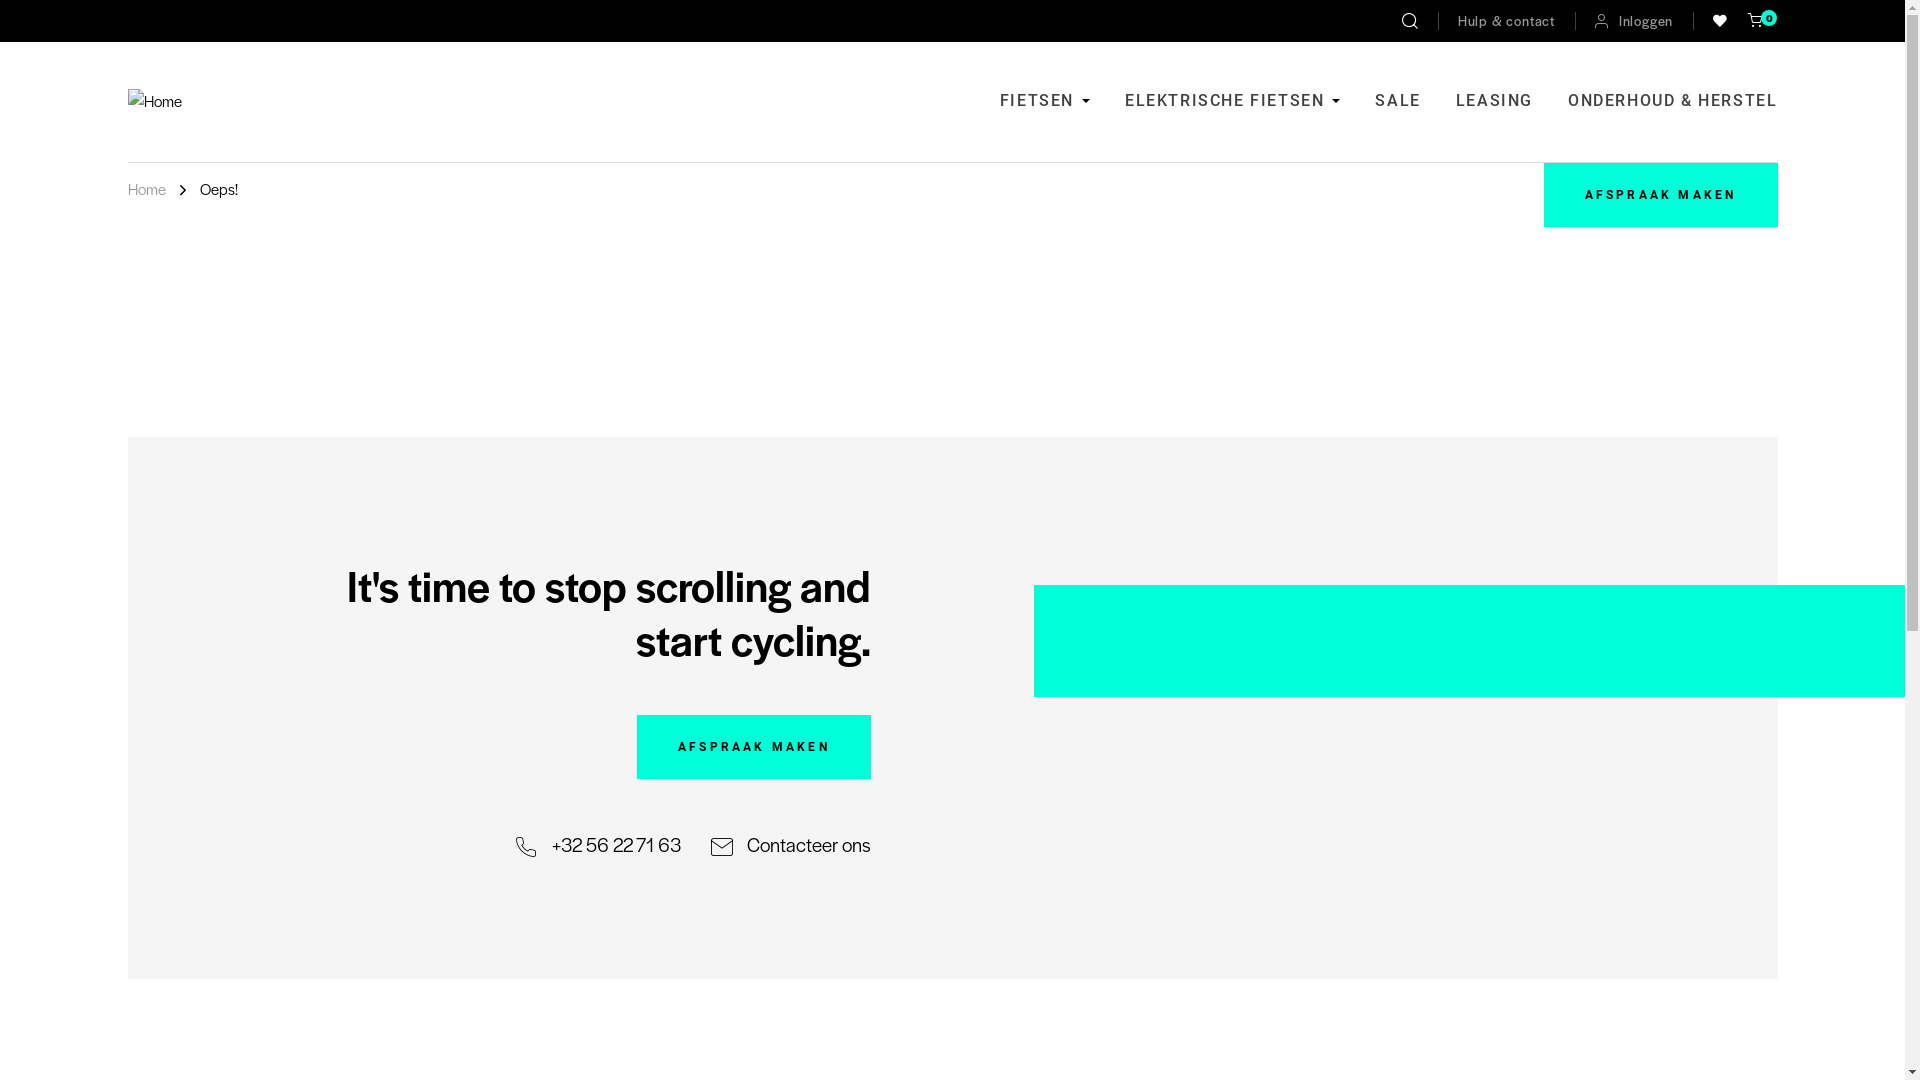 The height and width of the screenshot is (1080, 1920). Describe the element at coordinates (1409, 20) in the screenshot. I see `'Apply'` at that location.